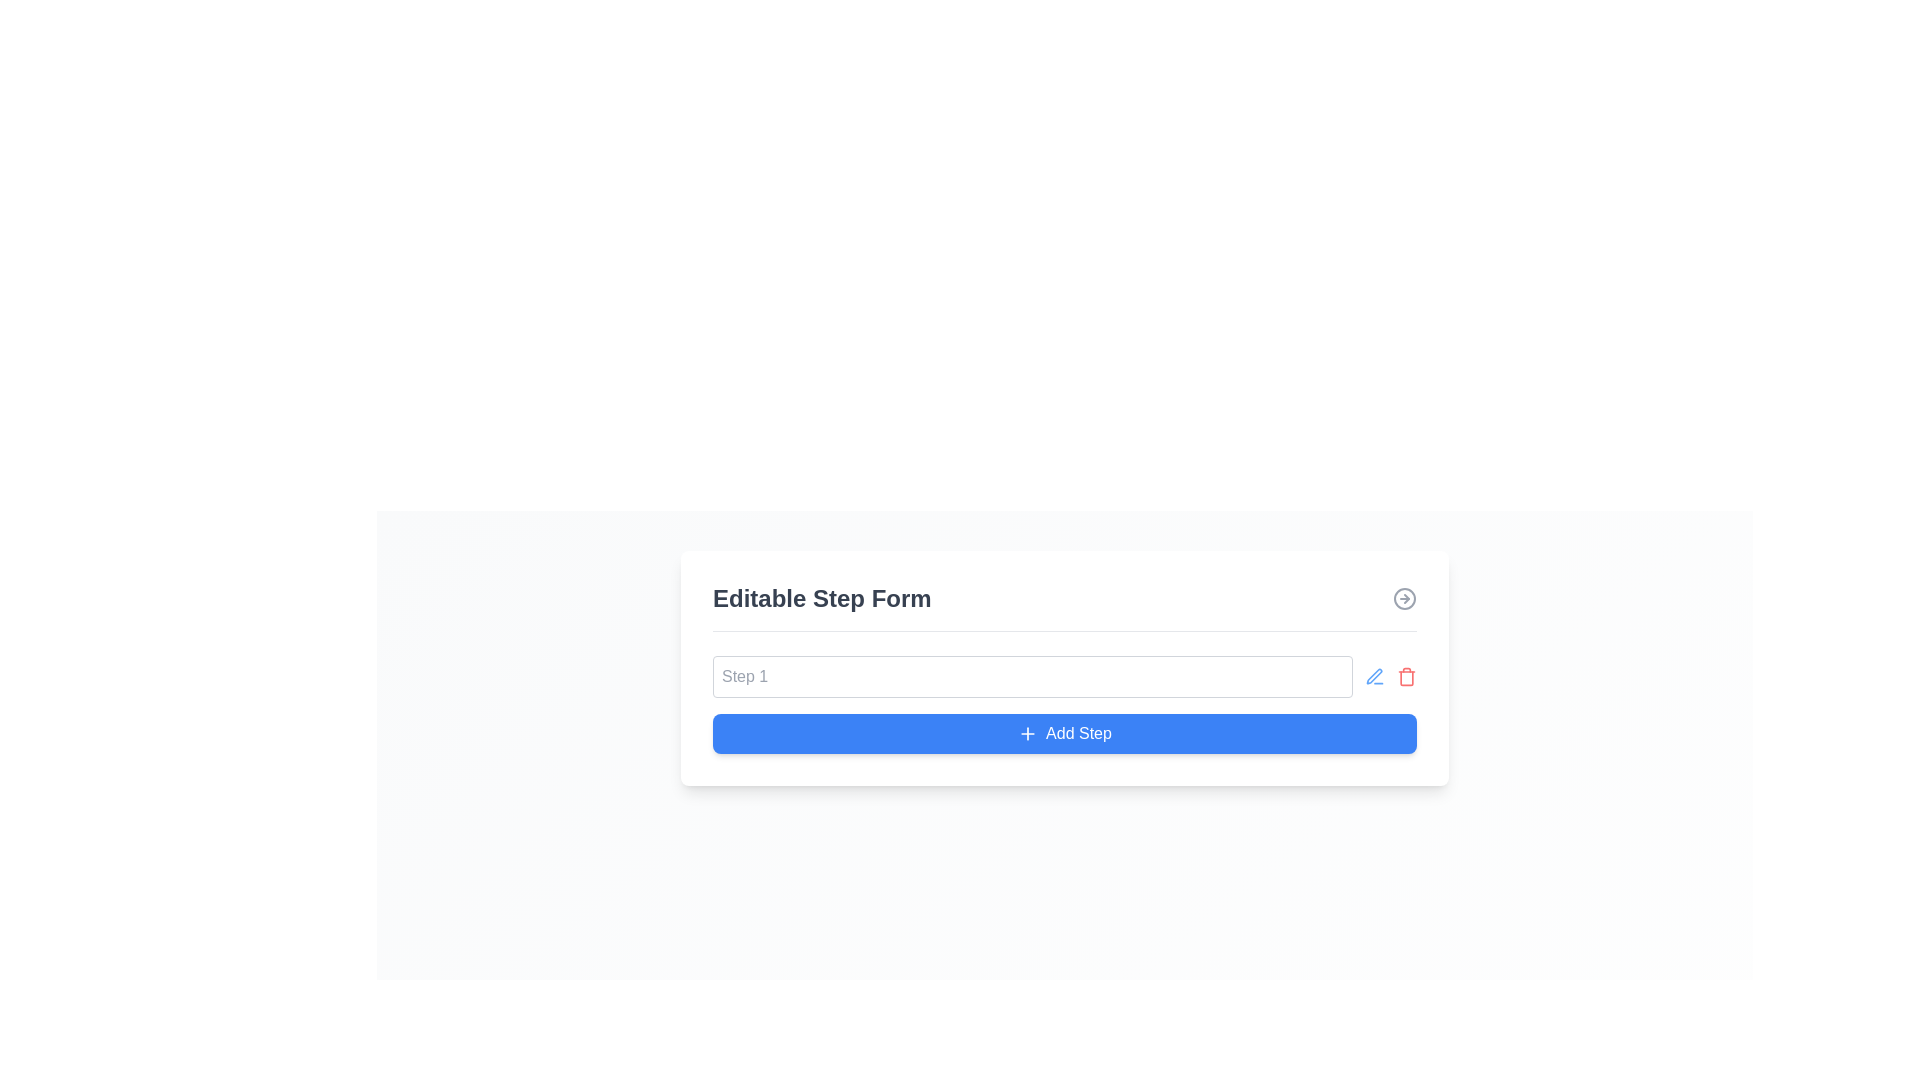  What do you see at coordinates (1373, 676) in the screenshot?
I see `the blue pen icon located between the 'Step 1' text input field and the red trash icon` at bounding box center [1373, 676].